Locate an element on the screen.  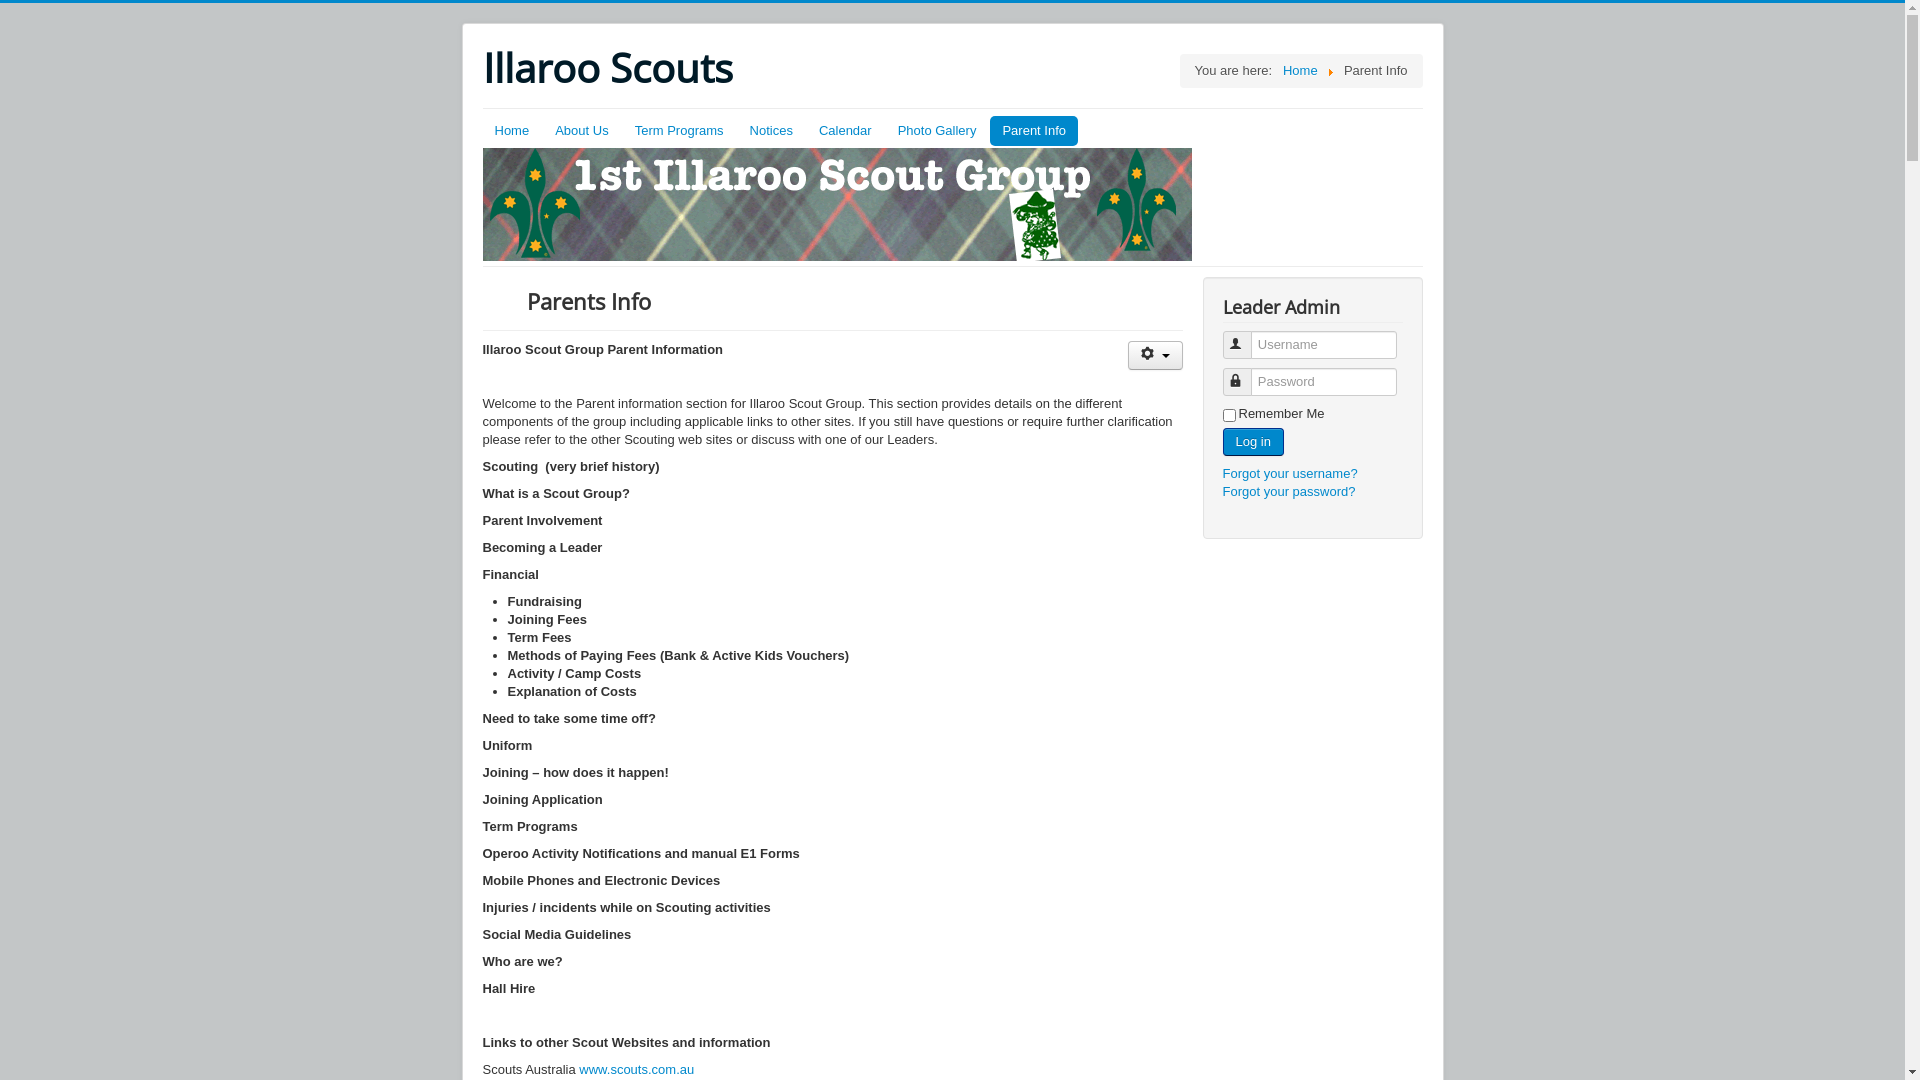
'Illaroo Scouts' is located at coordinates (605, 67).